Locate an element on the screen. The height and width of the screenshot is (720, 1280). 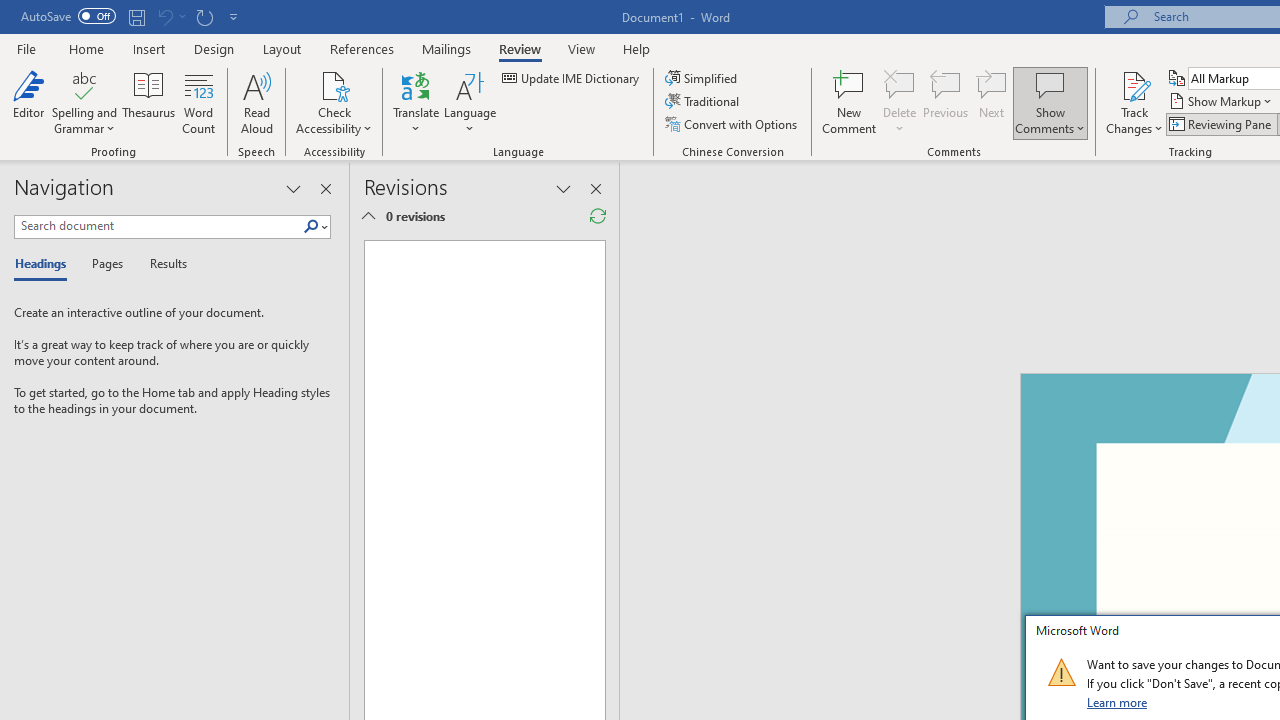
'Repeat Doc Close' is located at coordinates (204, 16).